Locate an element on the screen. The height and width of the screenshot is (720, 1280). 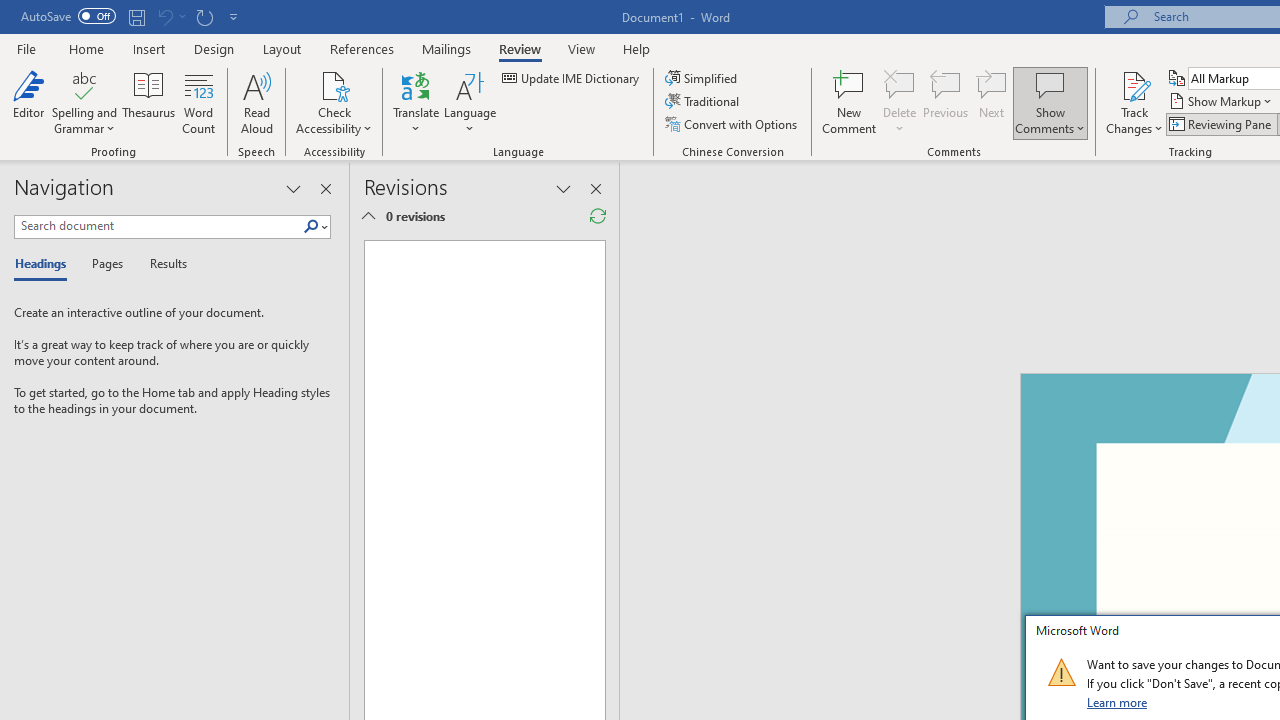
'Repeat Doc Close' is located at coordinates (204, 16).